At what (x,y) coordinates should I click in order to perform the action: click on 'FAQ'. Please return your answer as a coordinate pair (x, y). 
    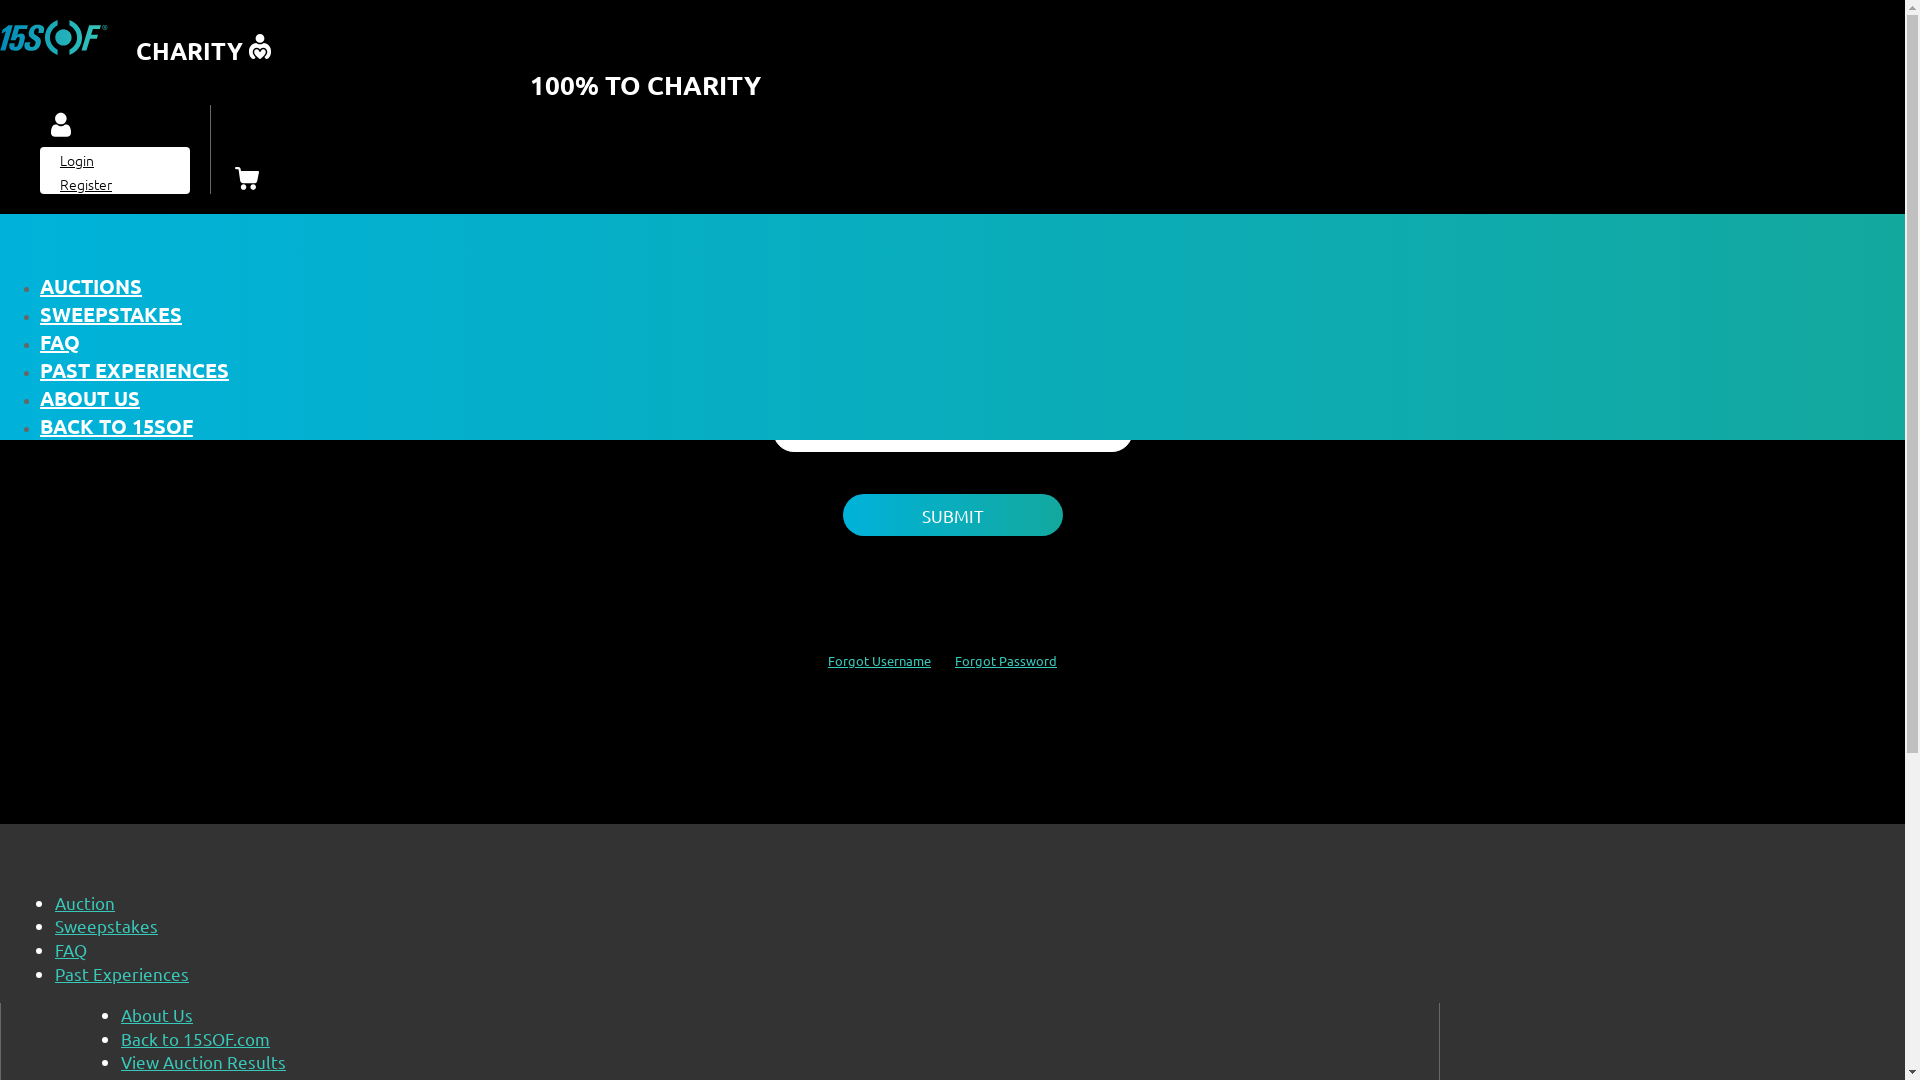
    Looking at the image, I should click on (59, 341).